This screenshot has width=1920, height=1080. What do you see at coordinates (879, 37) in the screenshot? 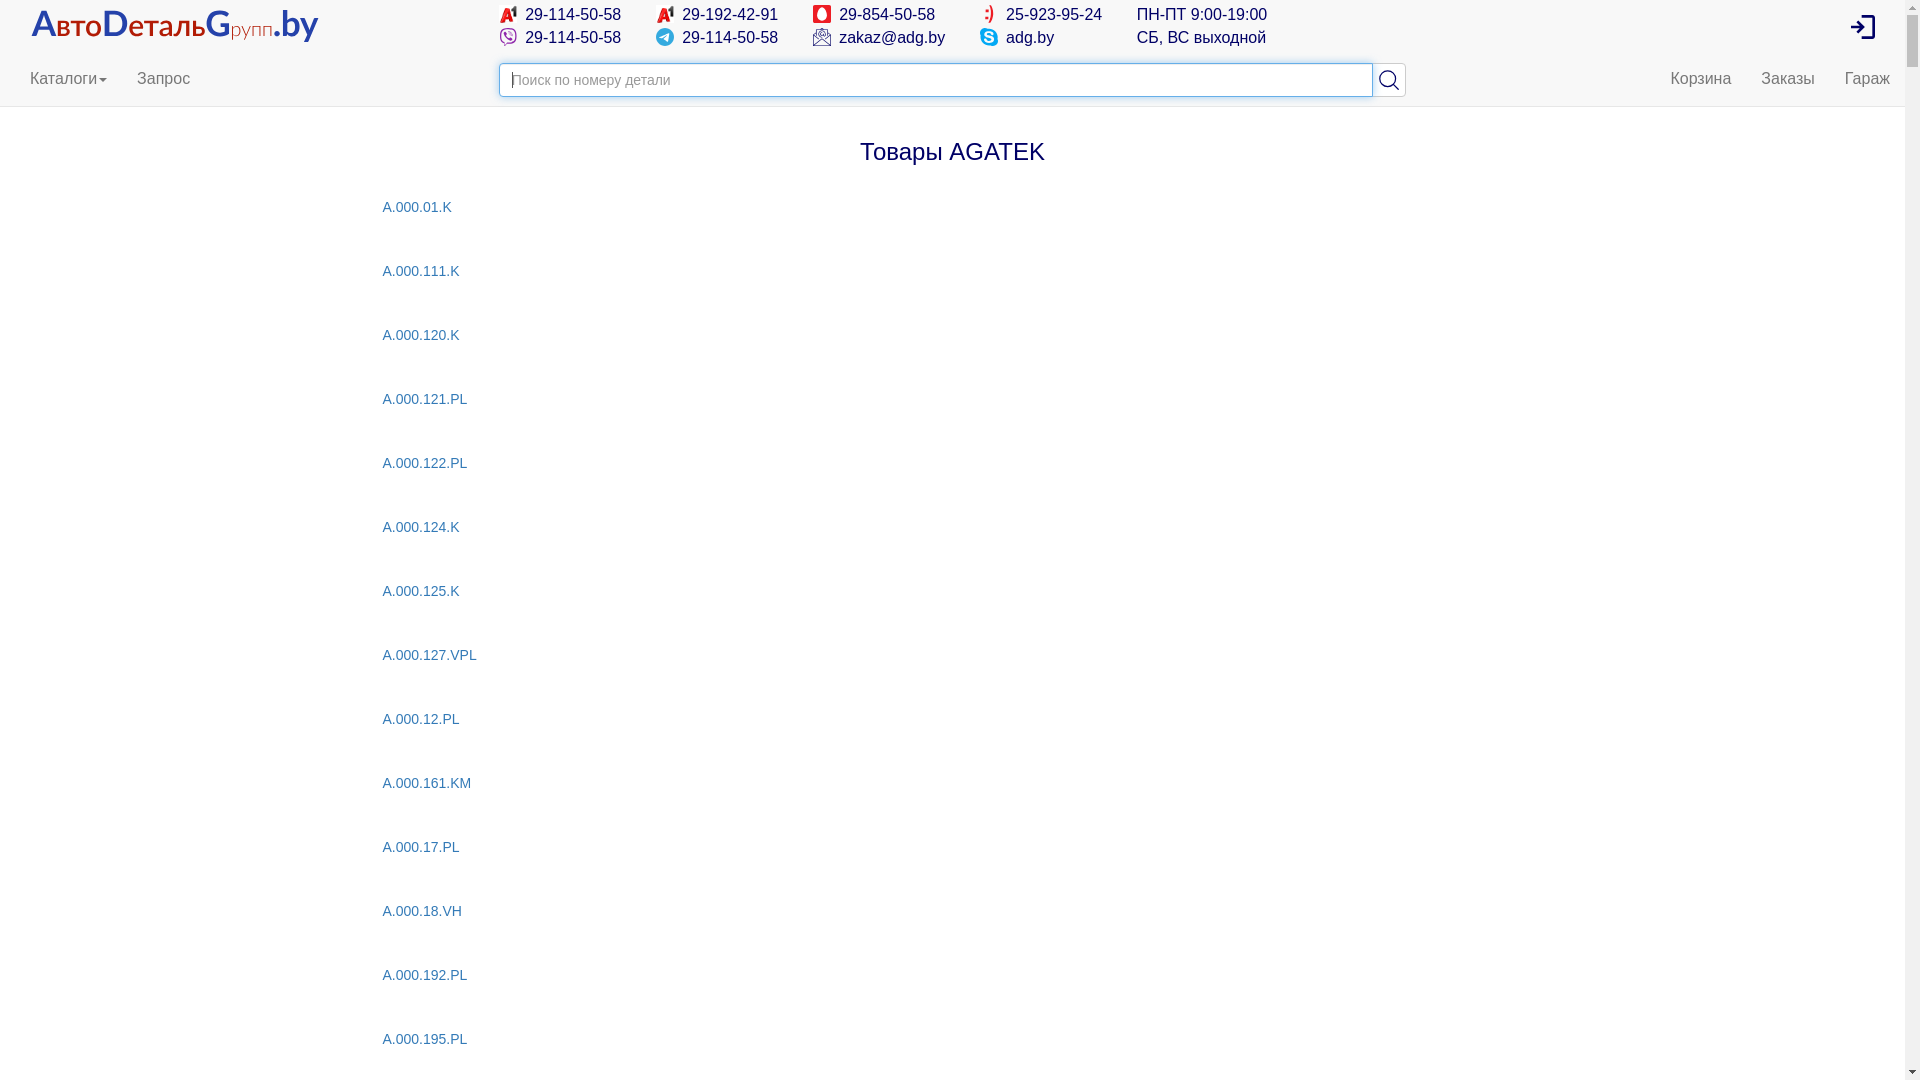
I see `'zakaz@adg.by'` at bounding box center [879, 37].